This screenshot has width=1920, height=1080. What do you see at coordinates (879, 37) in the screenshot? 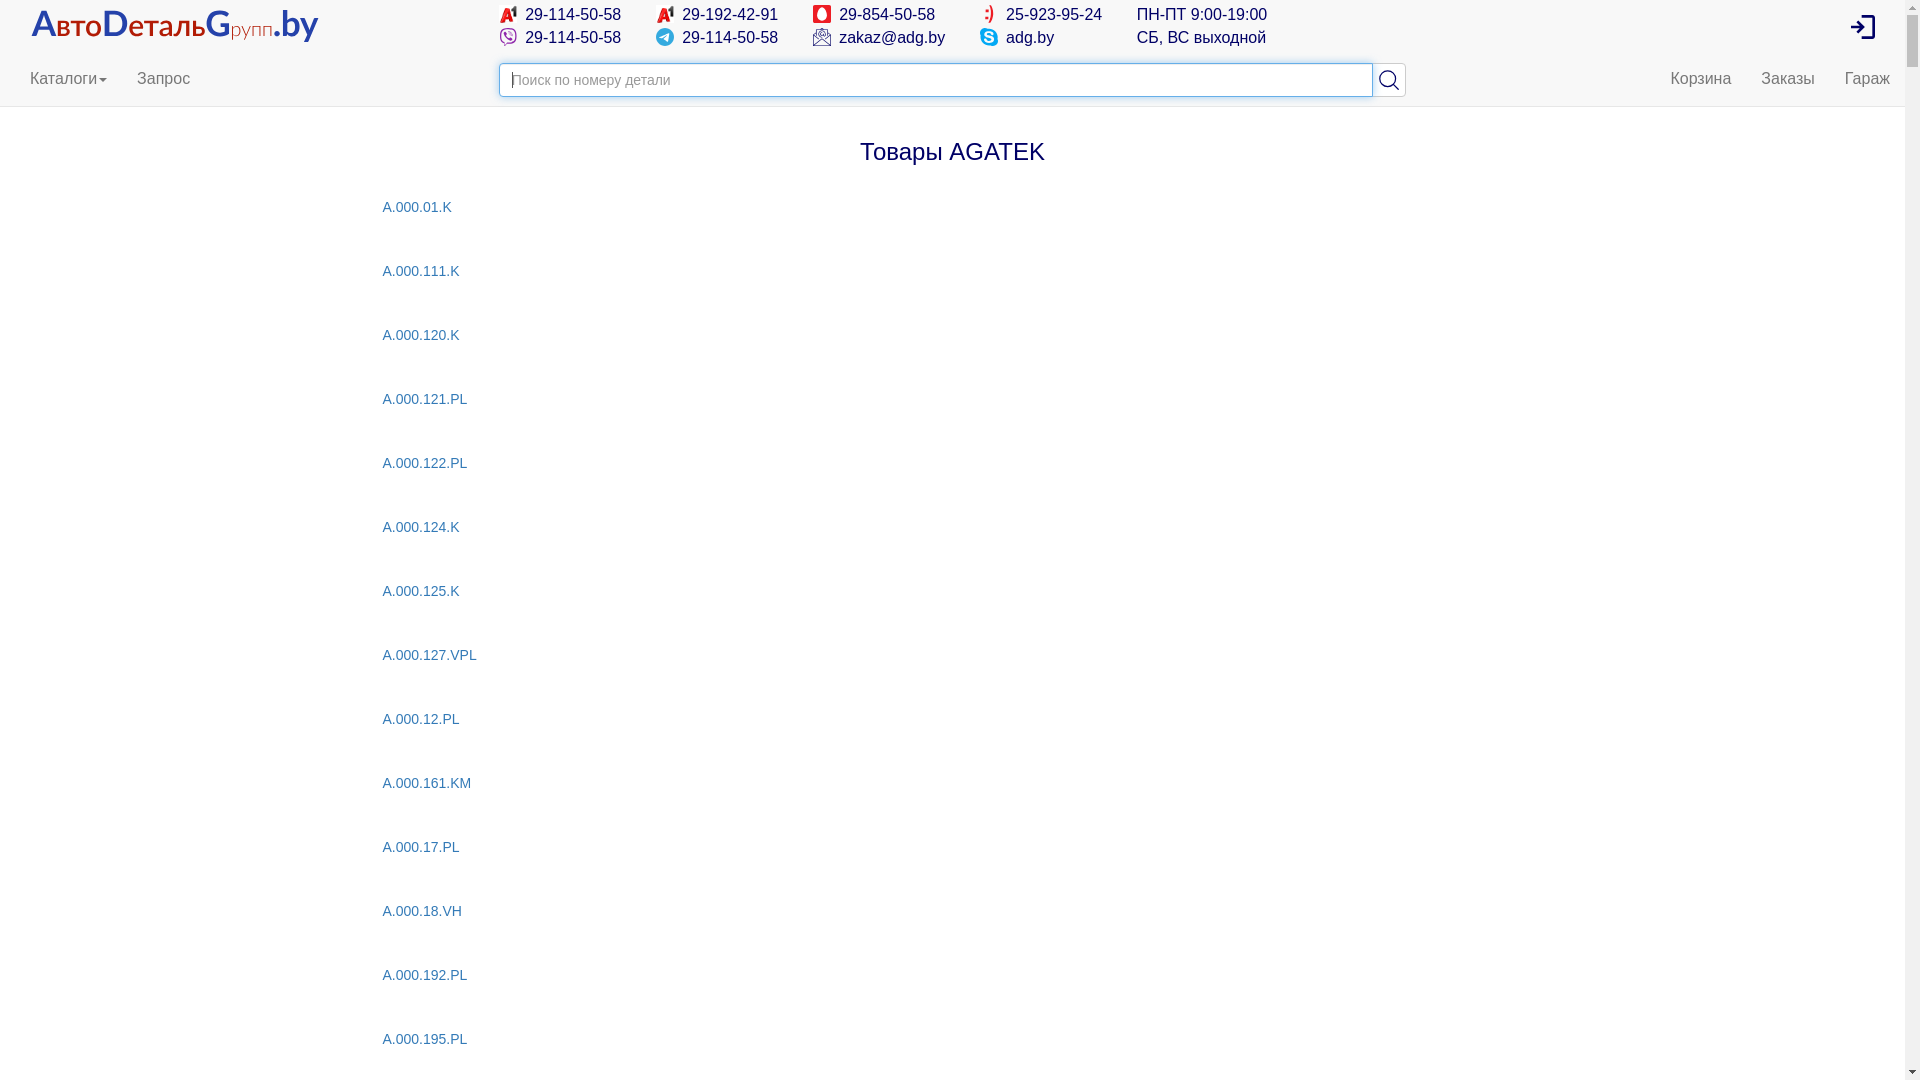
I see `'zakaz@adg.by'` at bounding box center [879, 37].